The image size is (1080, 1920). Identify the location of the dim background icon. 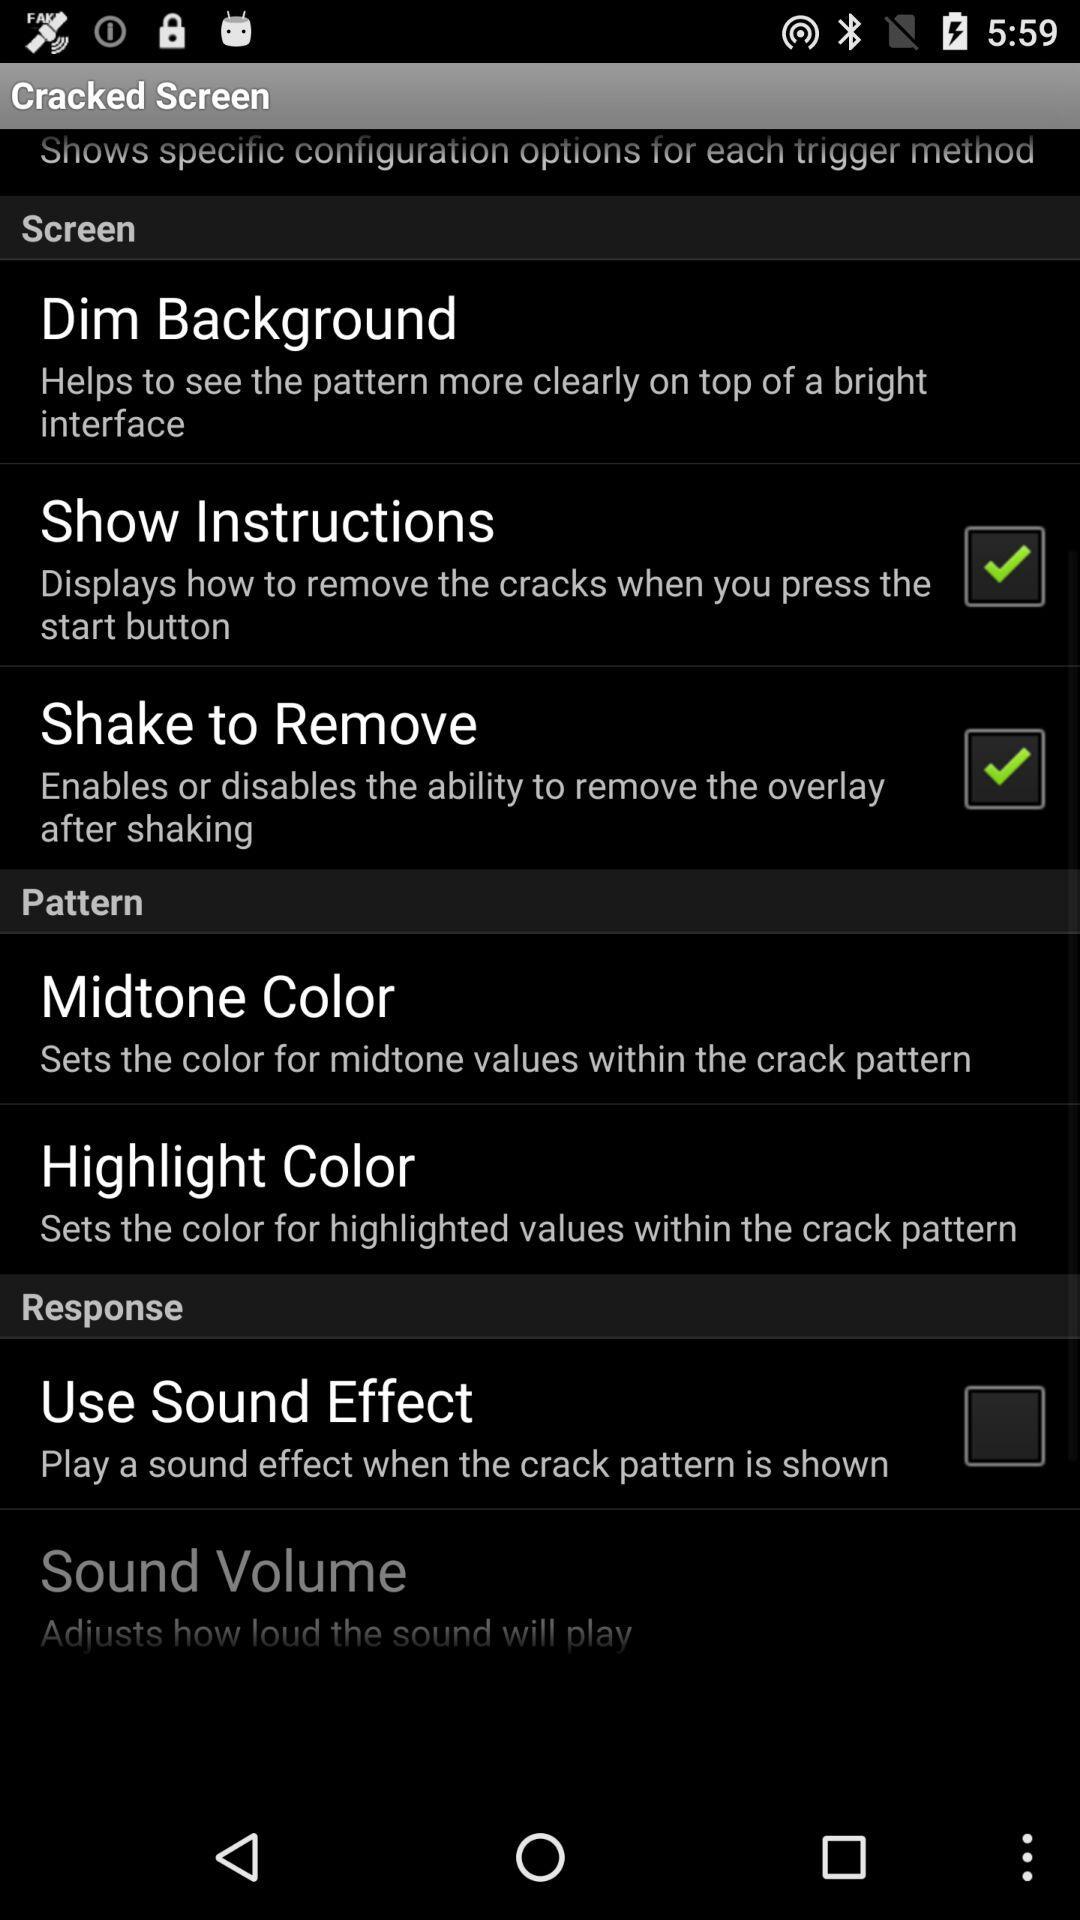
(248, 315).